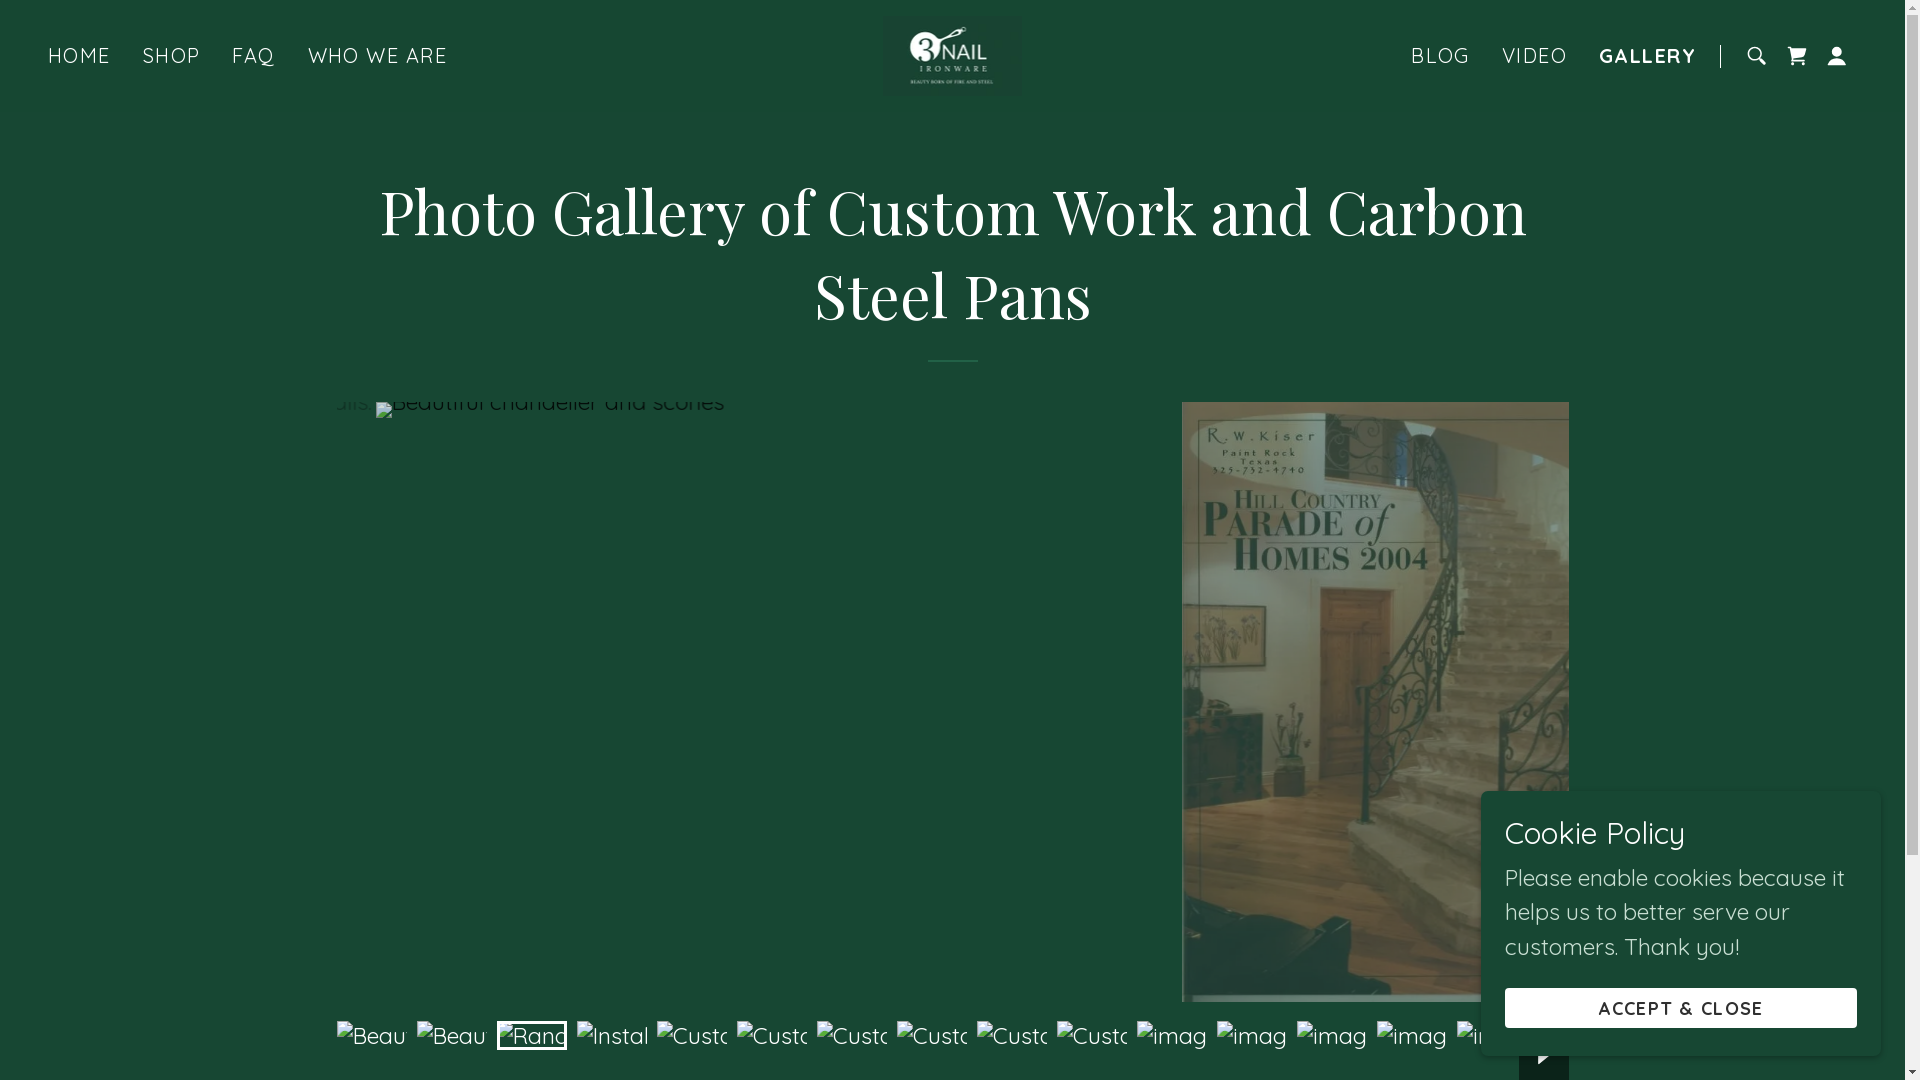 This screenshot has height=1080, width=1920. I want to click on 'FAQ', so click(225, 55).